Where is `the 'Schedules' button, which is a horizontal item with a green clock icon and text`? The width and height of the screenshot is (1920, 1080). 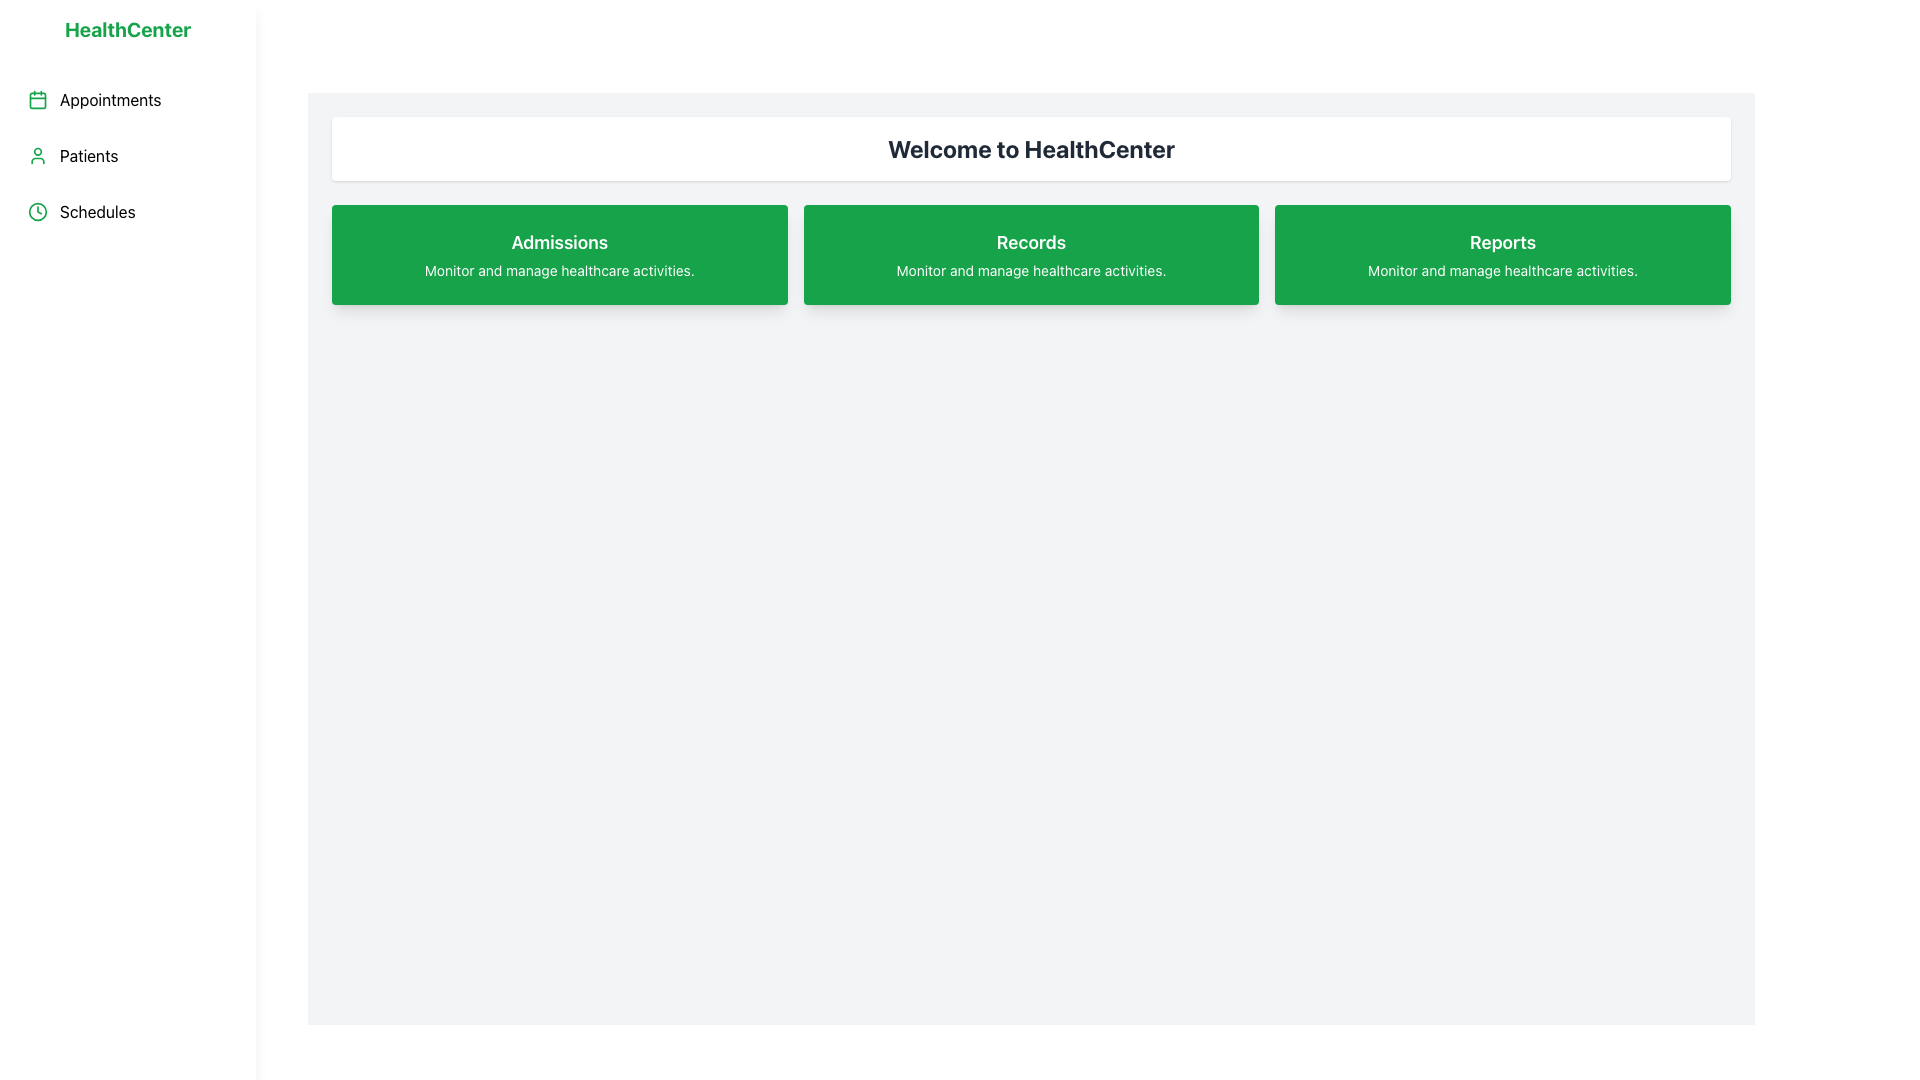
the 'Schedules' button, which is a horizontal item with a green clock icon and text is located at coordinates (127, 212).